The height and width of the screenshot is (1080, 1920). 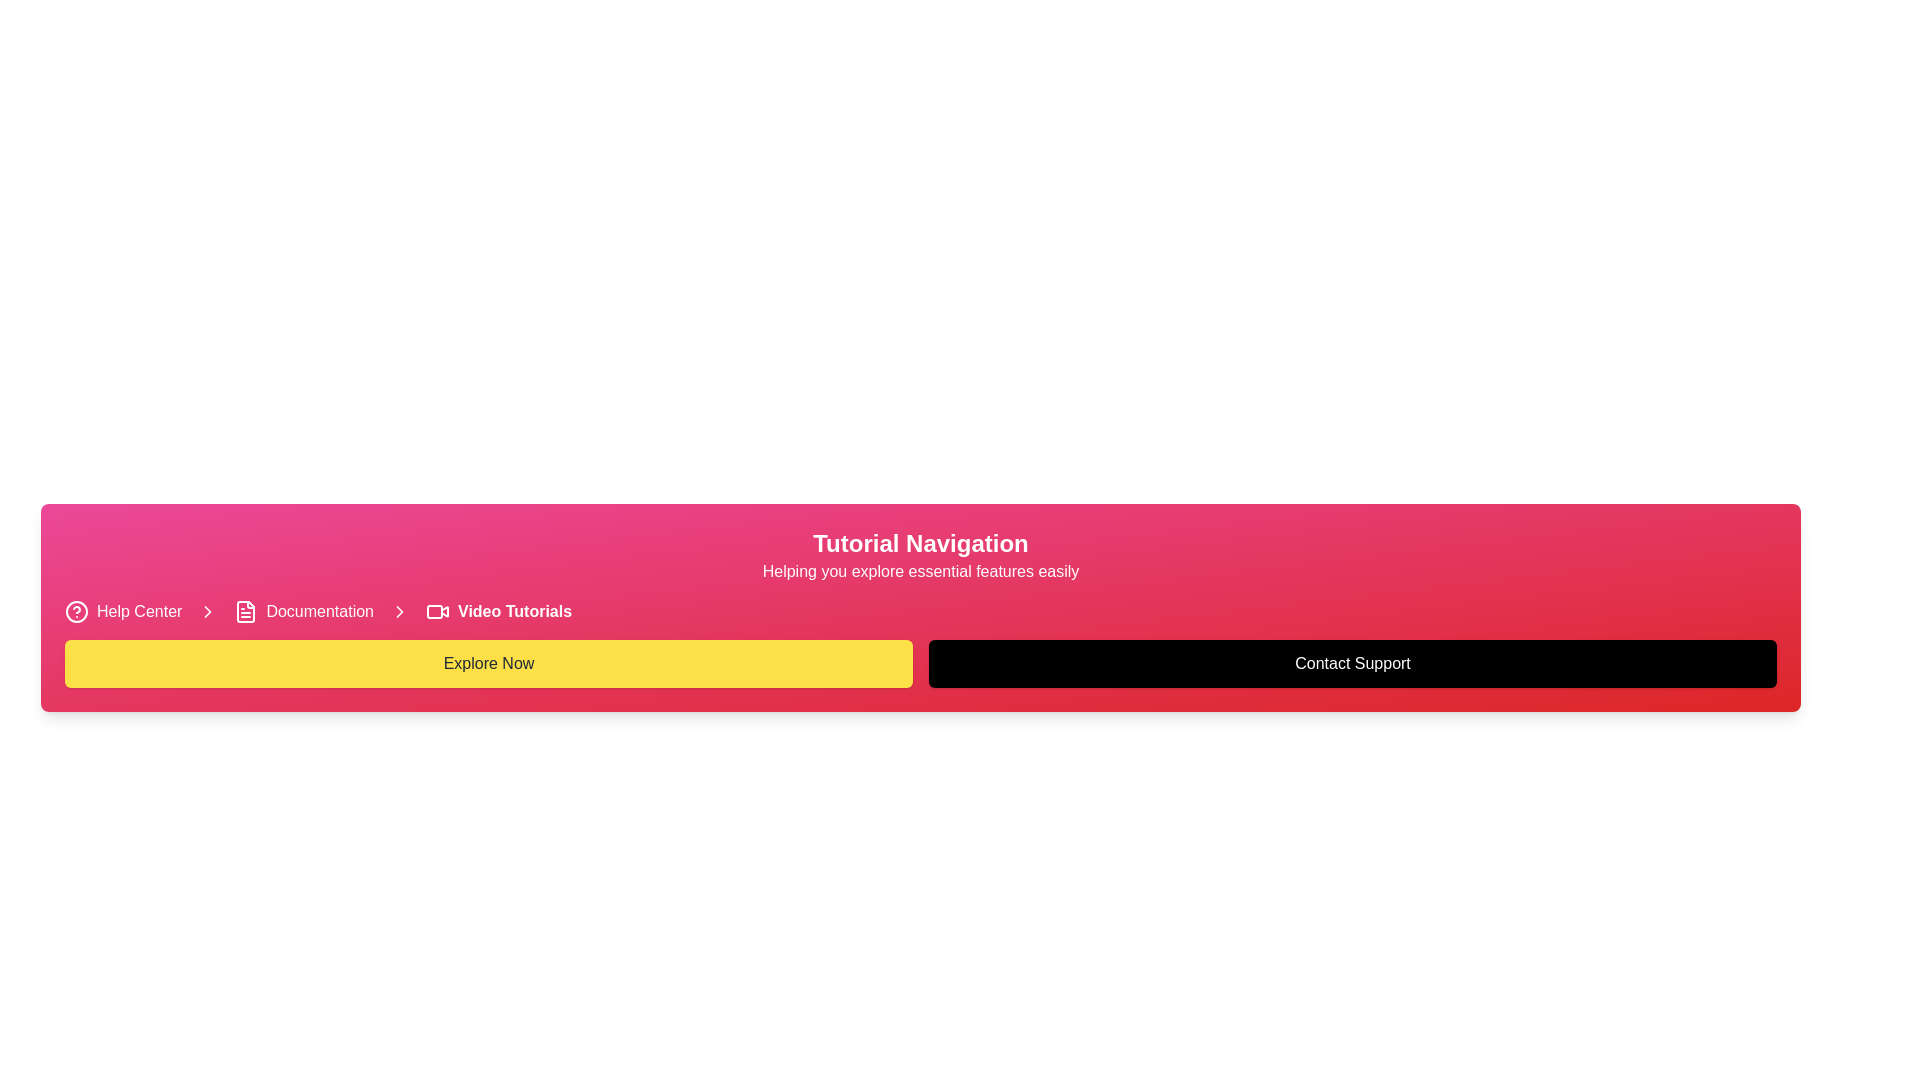 I want to click on the second button located to the right of the 'Explore Now' yellow button in the pink gradient header area, so click(x=1353, y=663).